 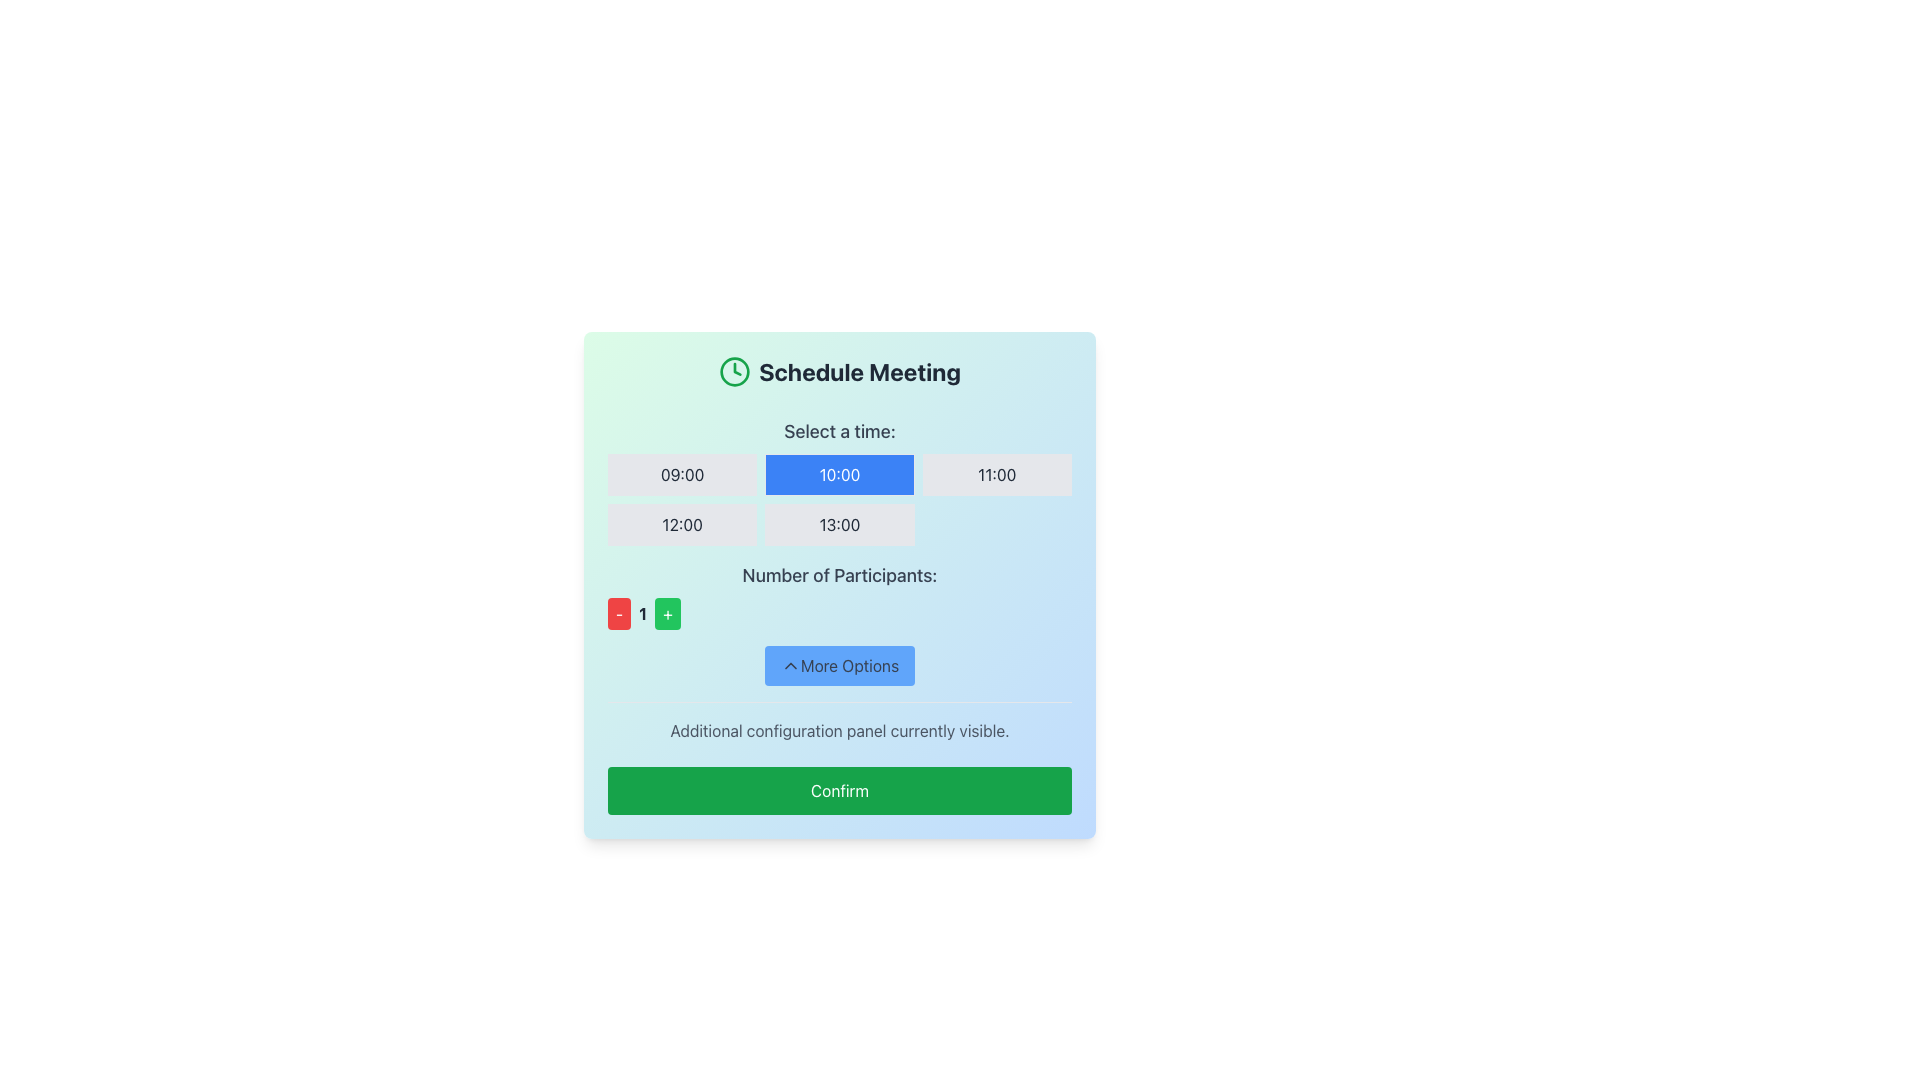 I want to click on the 'Schedule Meeting' static text label with the green clock icon, which is the main header at the top of the card layout, so click(x=840, y=371).